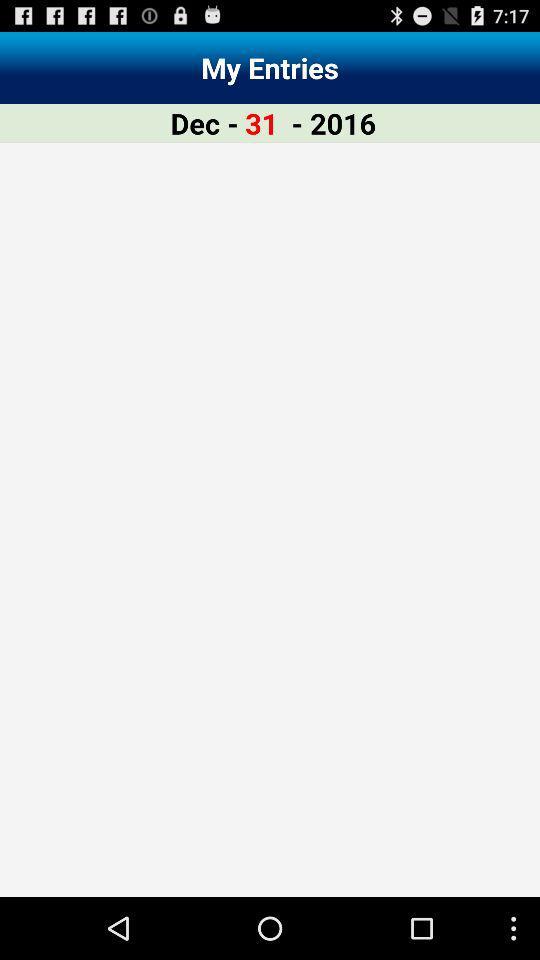  What do you see at coordinates (261, 122) in the screenshot?
I see `the item to the right of the dec - item` at bounding box center [261, 122].